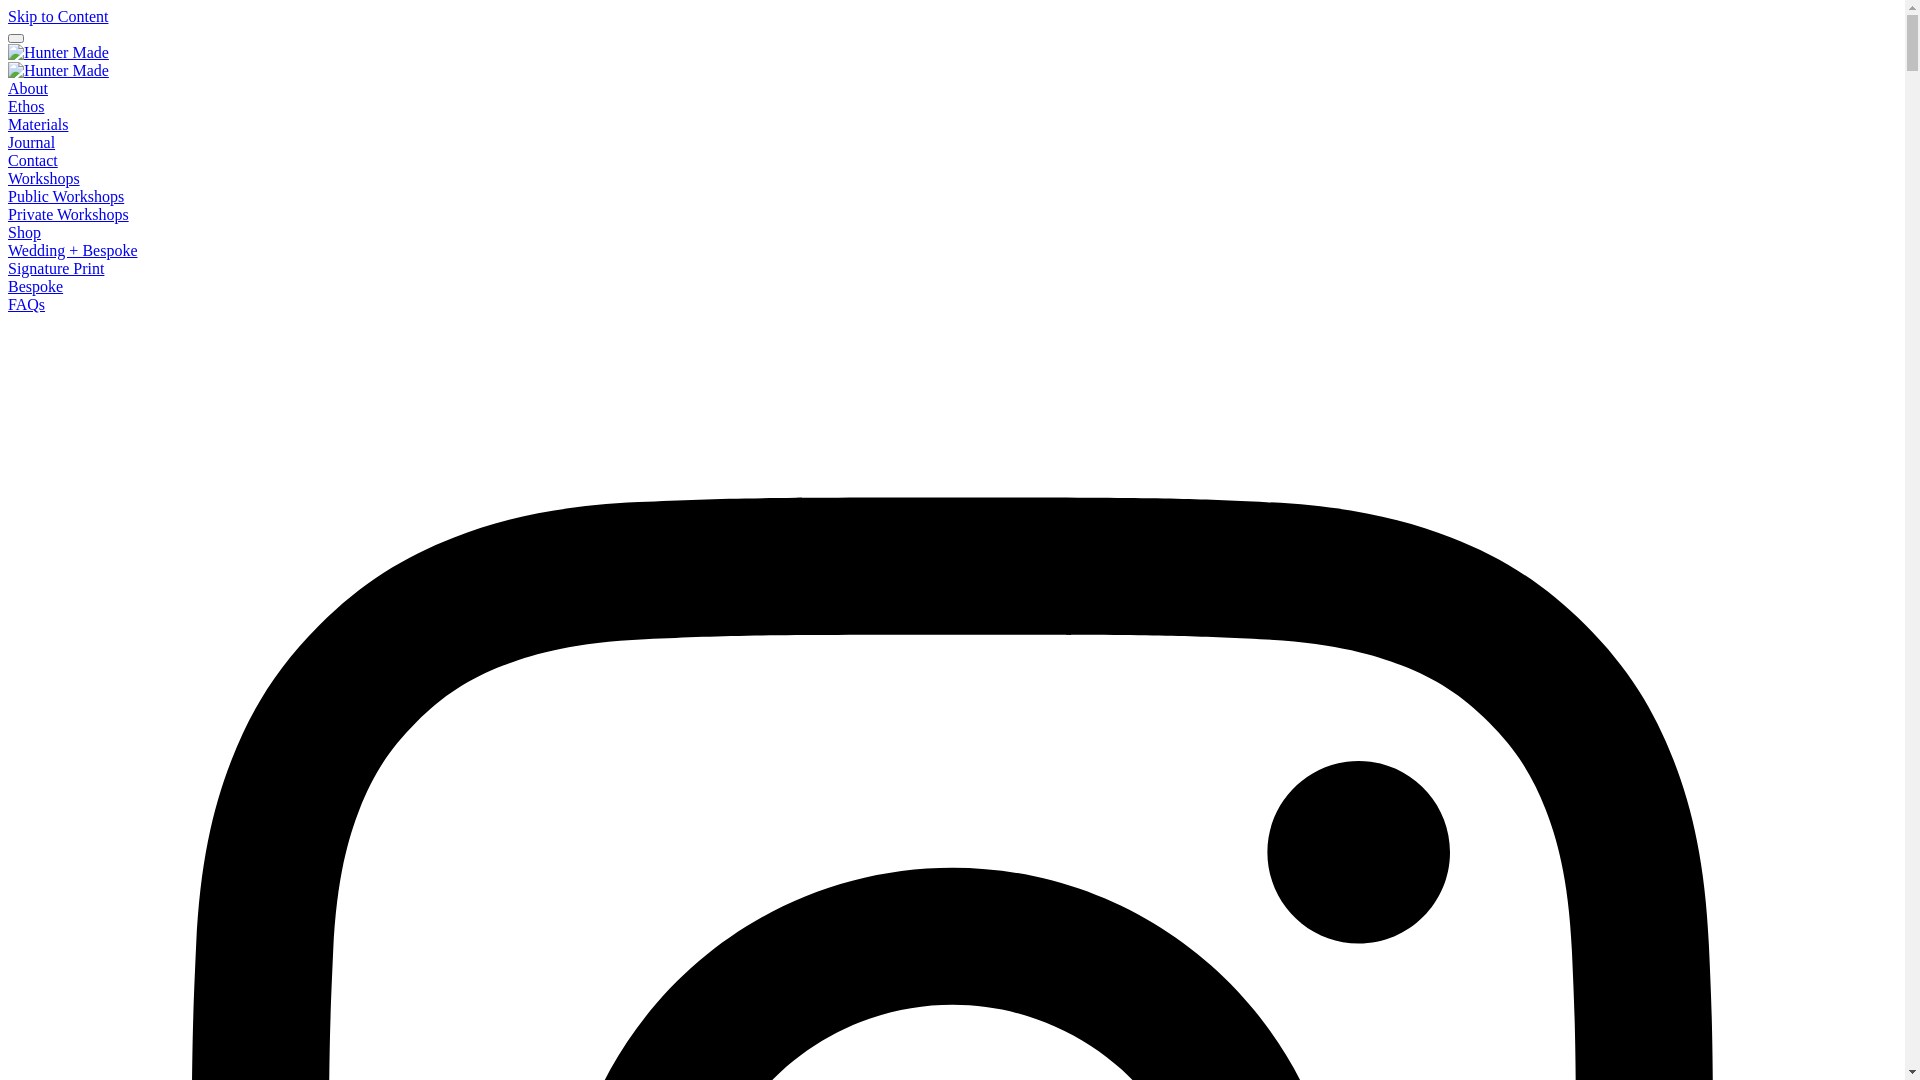  What do you see at coordinates (66, 196) in the screenshot?
I see `'Public Workshops'` at bounding box center [66, 196].